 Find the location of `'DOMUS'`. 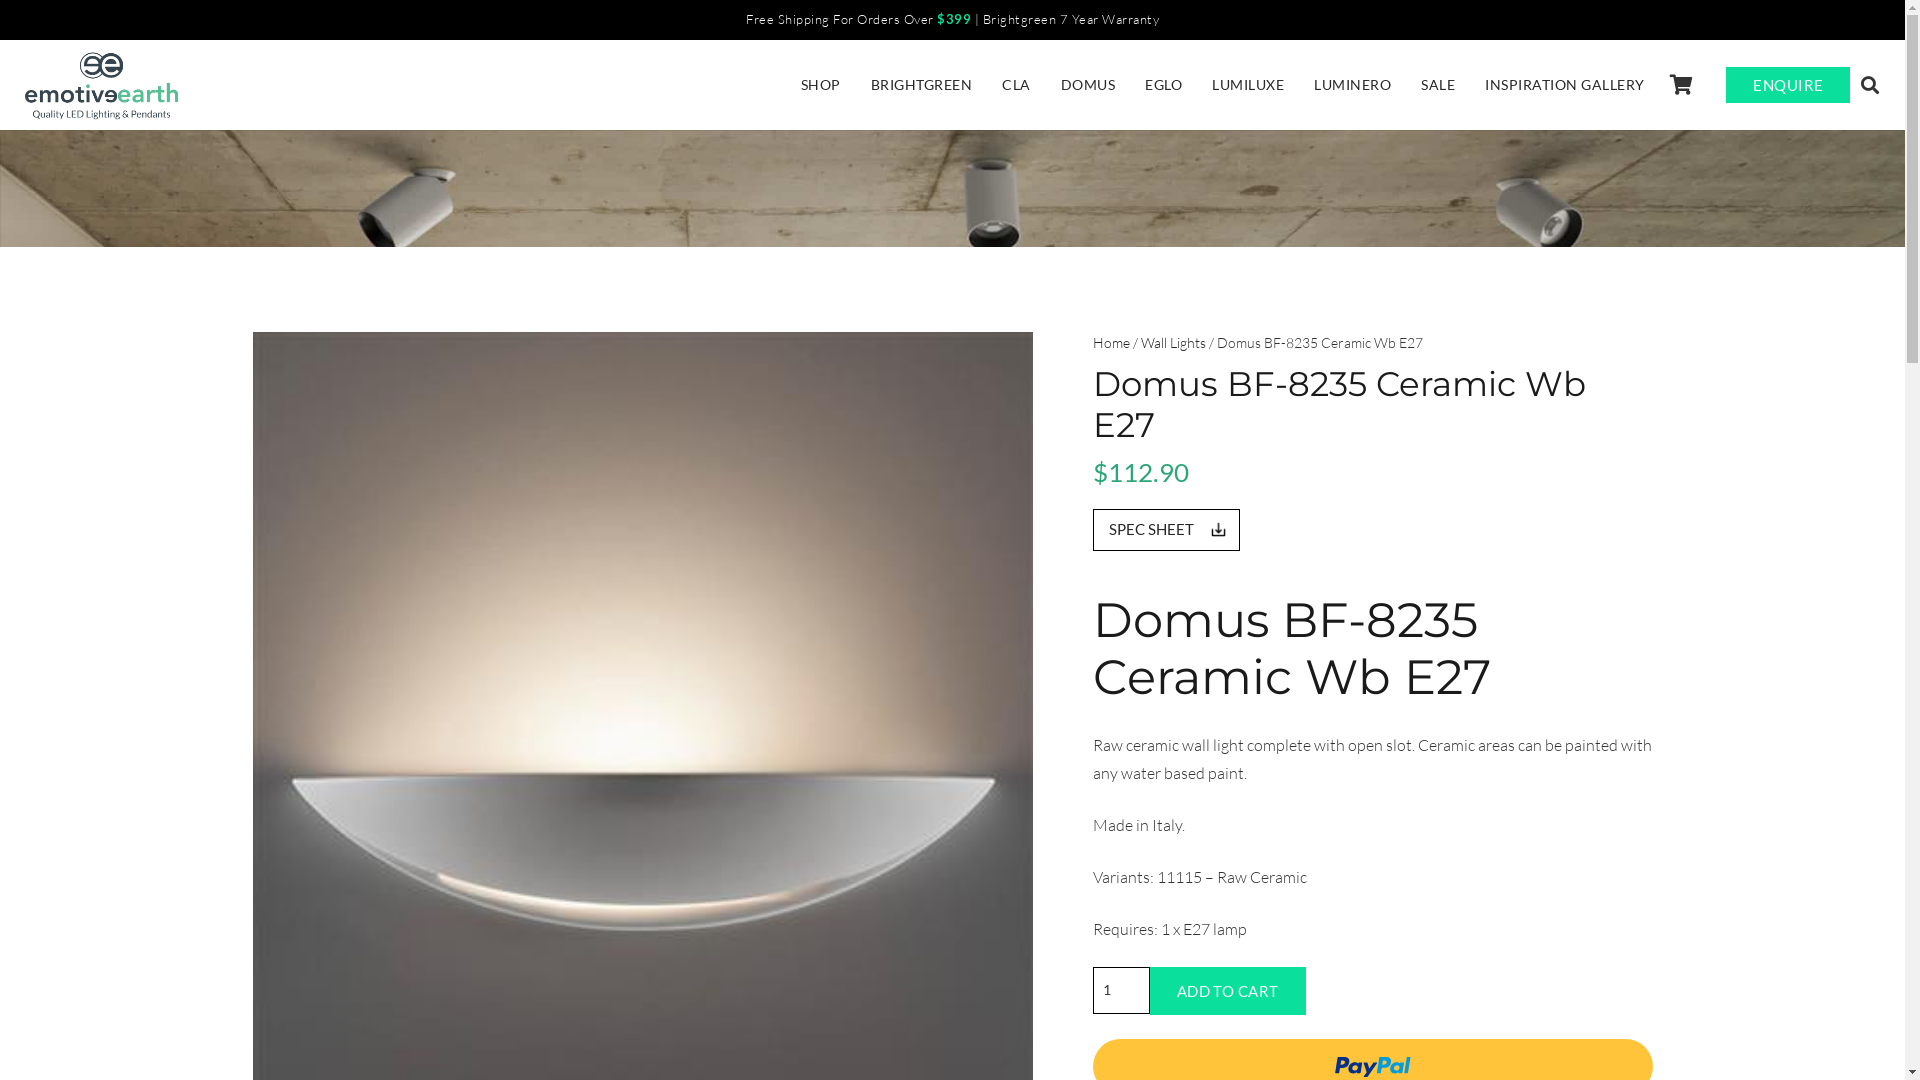

'DOMUS' is located at coordinates (1087, 83).